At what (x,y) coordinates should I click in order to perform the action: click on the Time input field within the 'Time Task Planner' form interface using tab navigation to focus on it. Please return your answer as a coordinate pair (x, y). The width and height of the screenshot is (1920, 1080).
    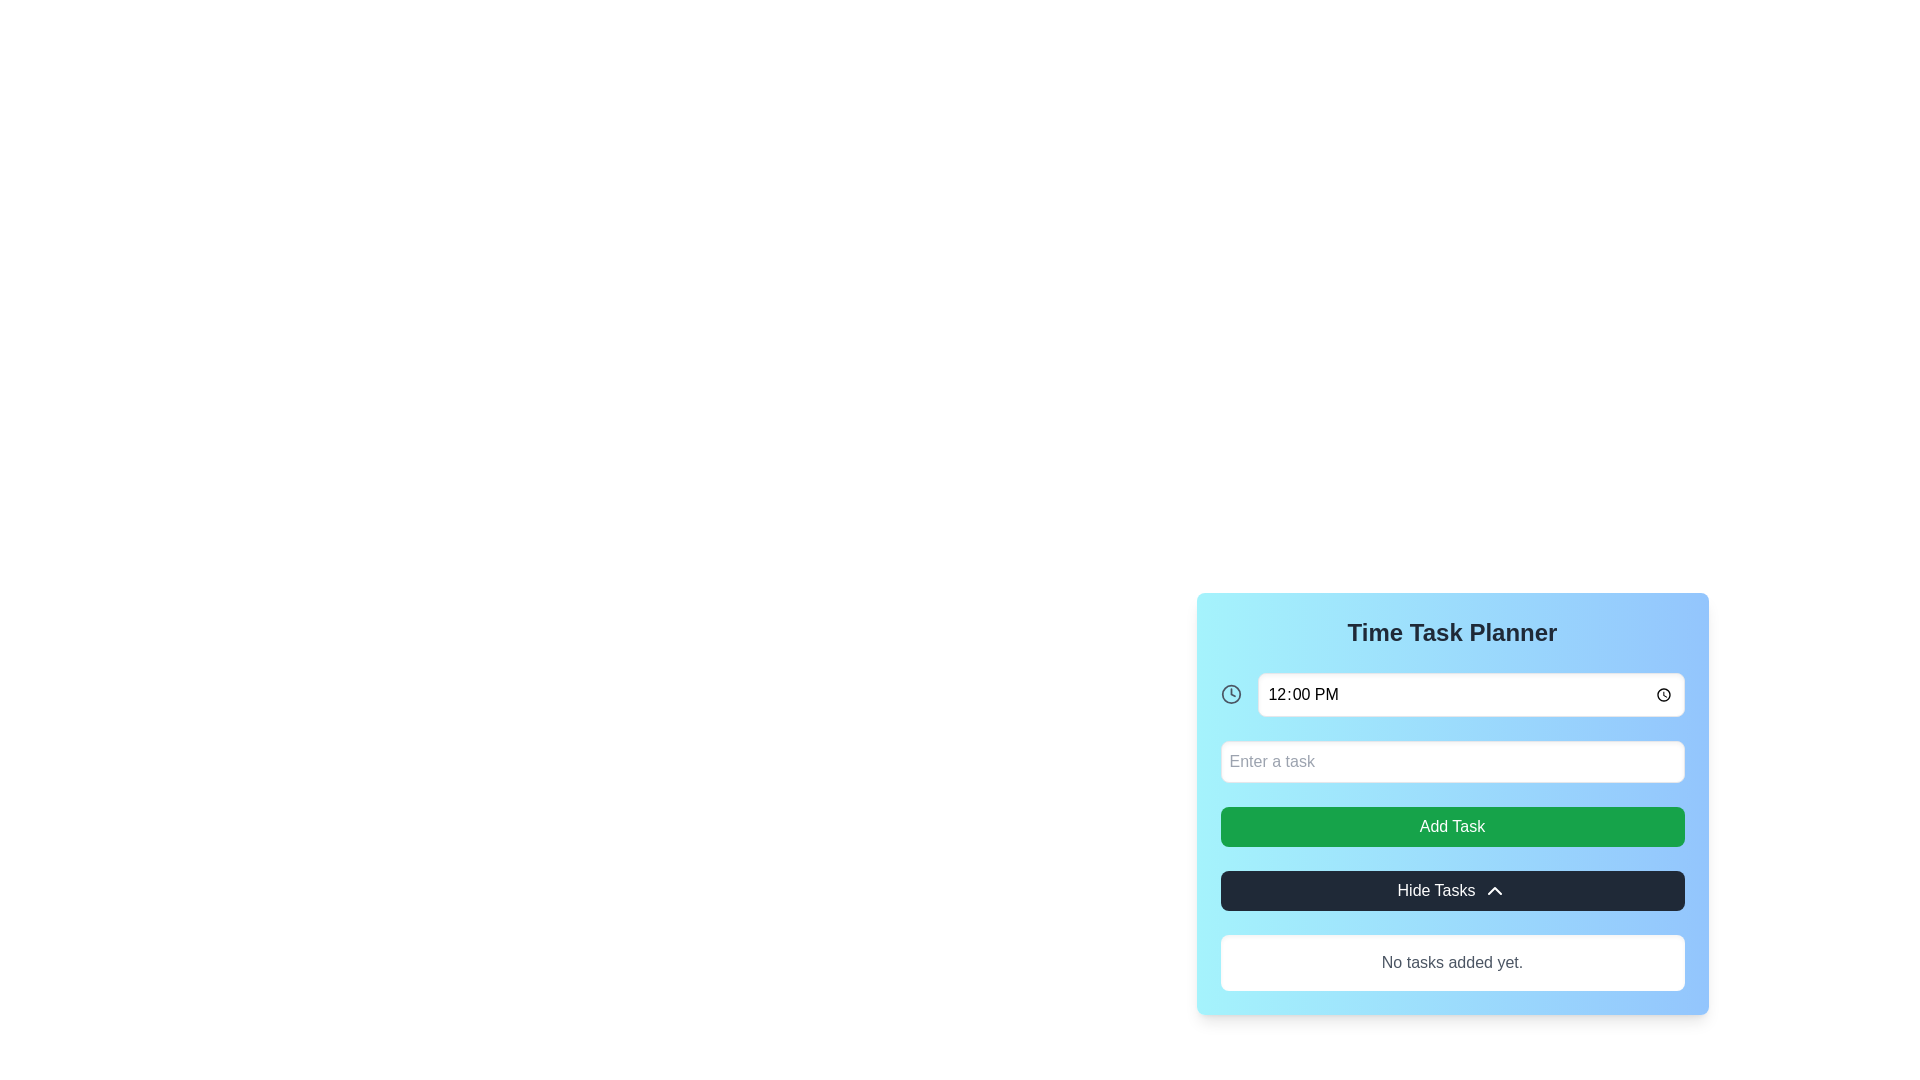
    Looking at the image, I should click on (1471, 693).